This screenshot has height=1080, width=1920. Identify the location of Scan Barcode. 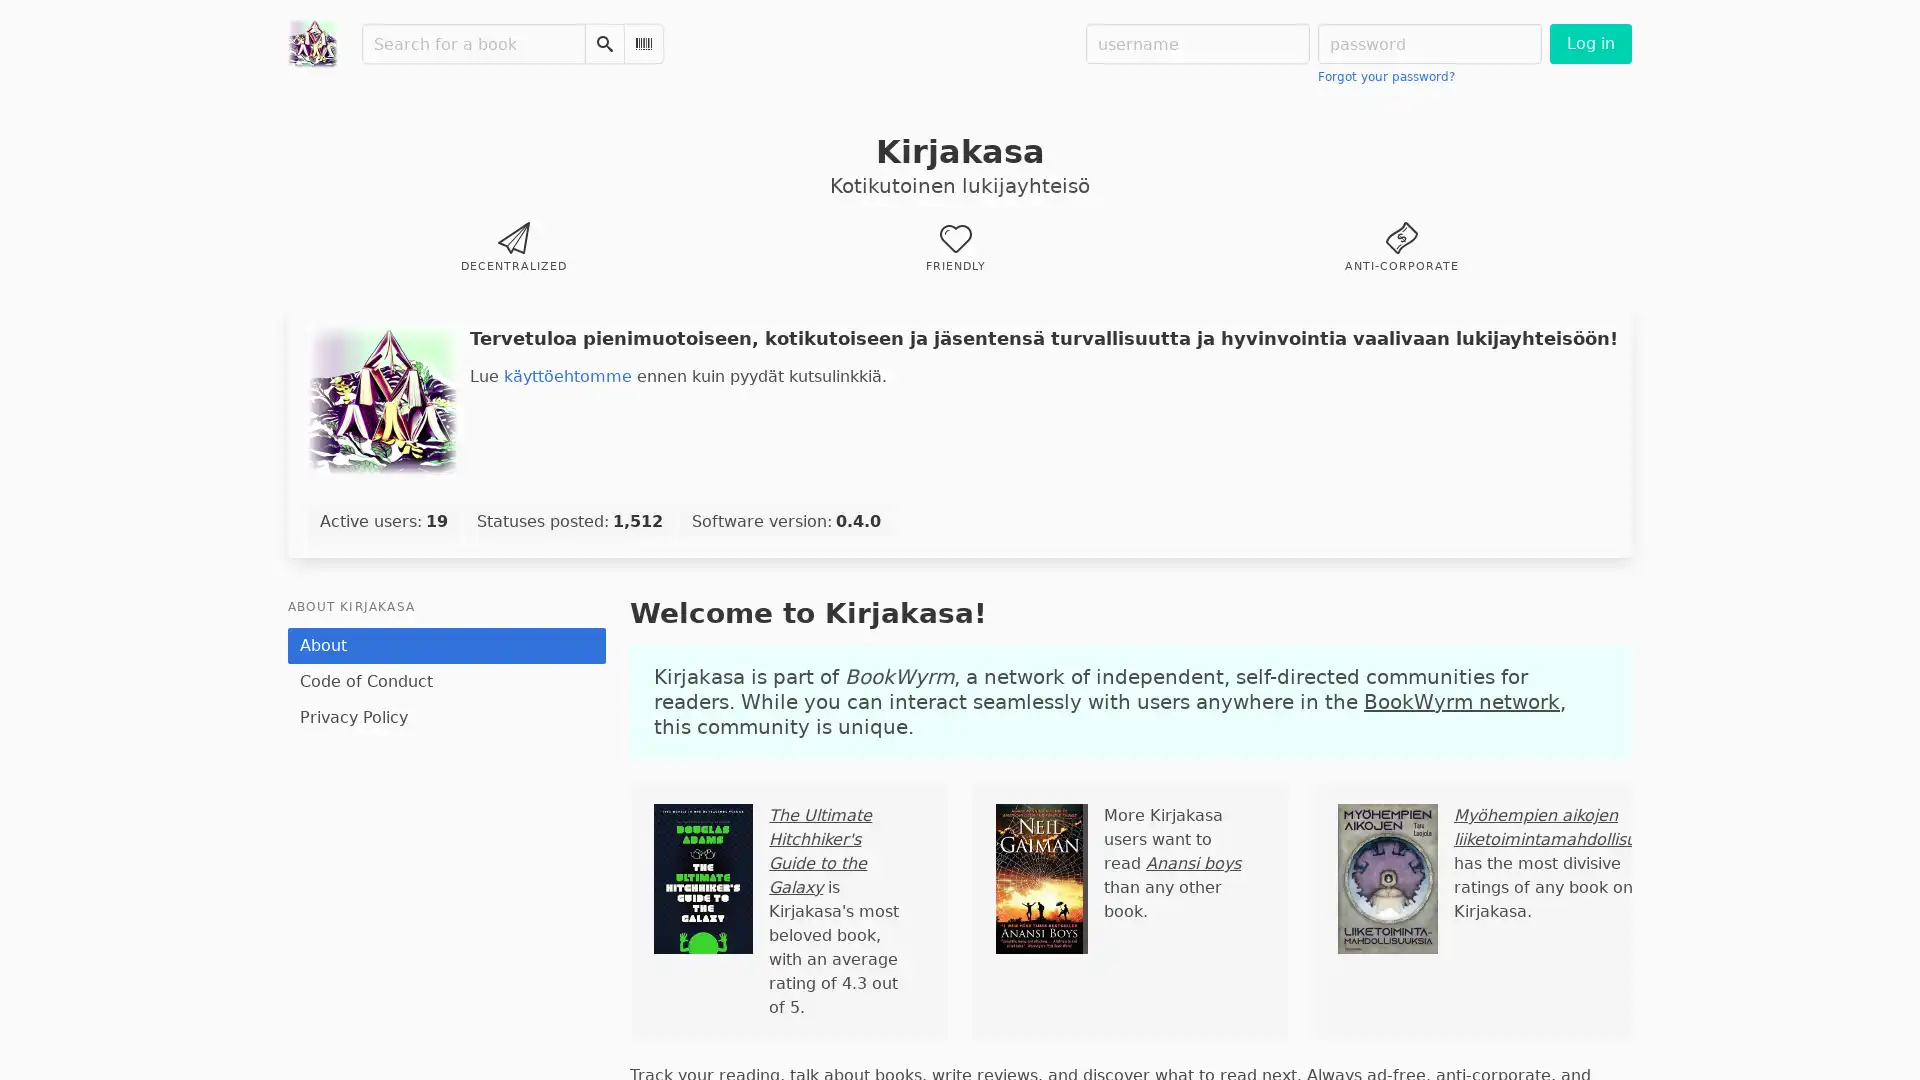
(643, 43).